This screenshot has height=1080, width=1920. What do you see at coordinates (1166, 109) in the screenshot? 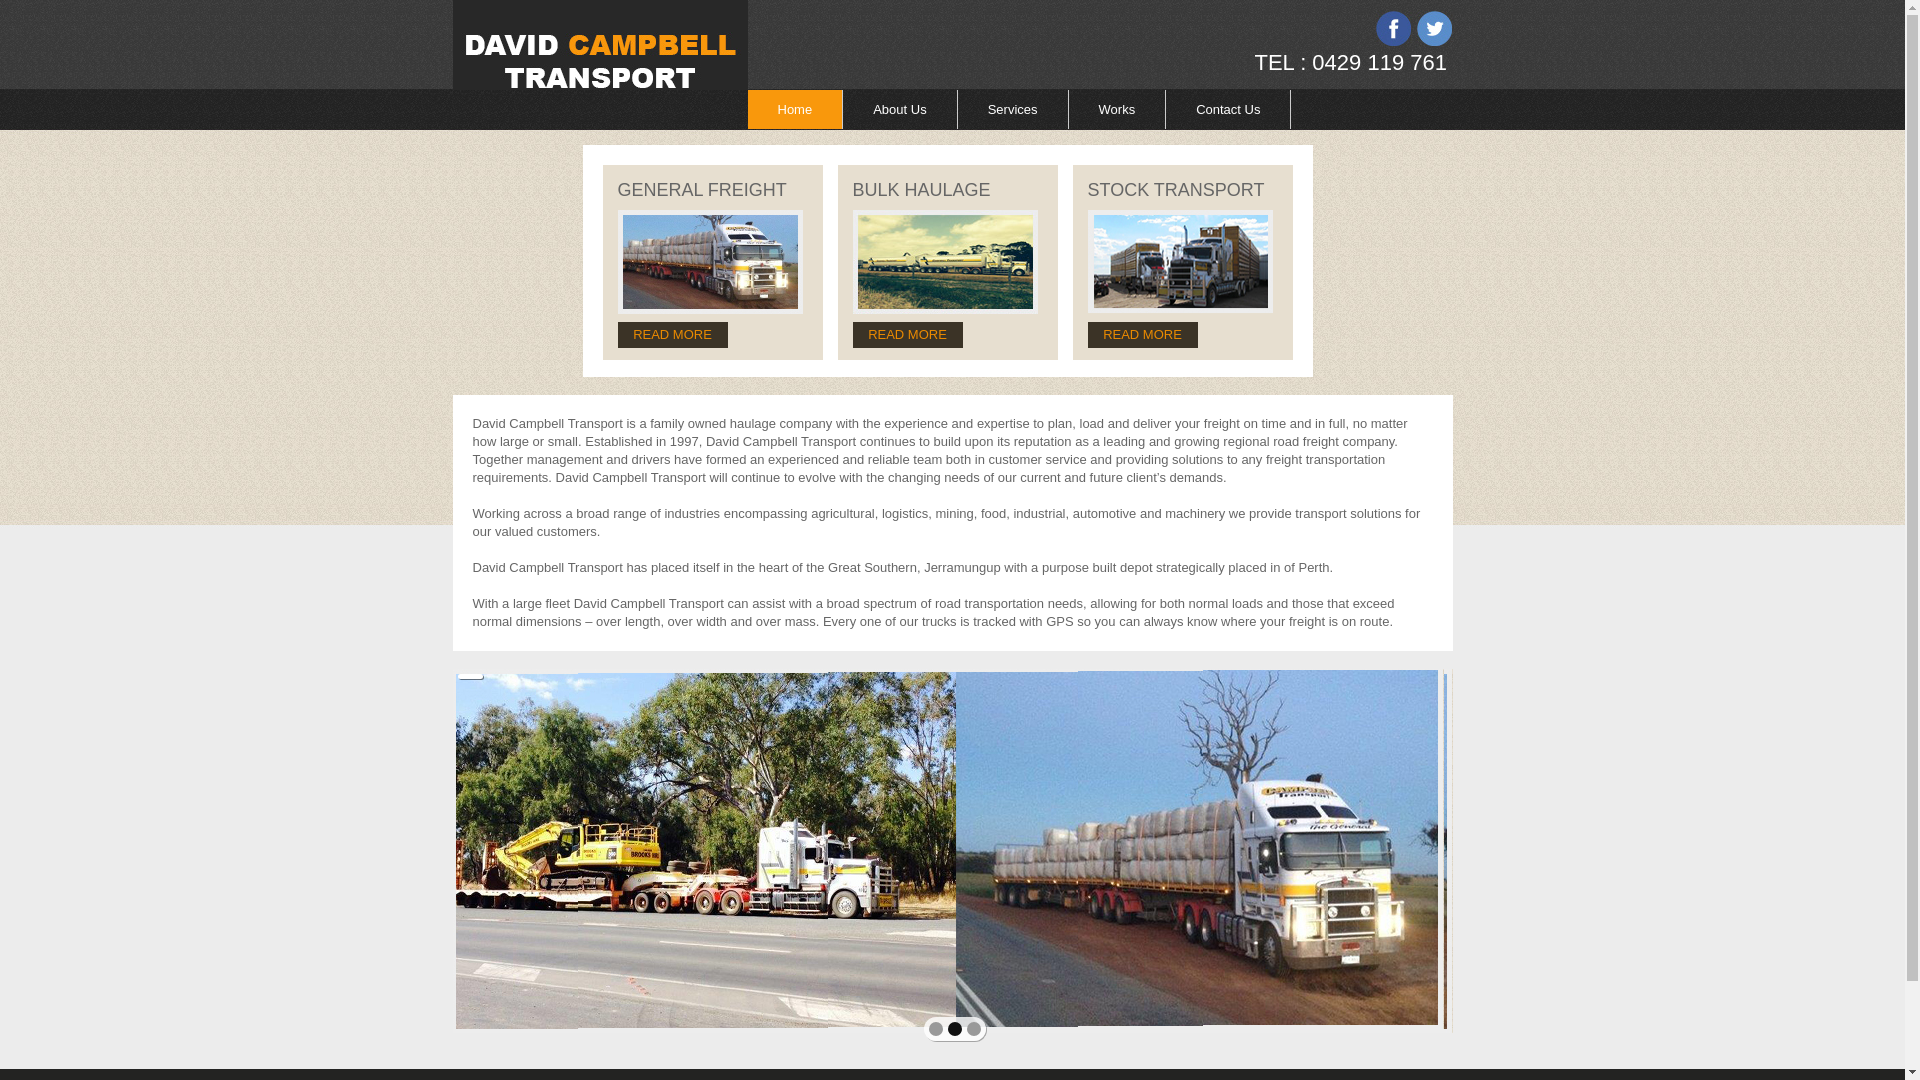
I see `'Contact Us'` at bounding box center [1166, 109].